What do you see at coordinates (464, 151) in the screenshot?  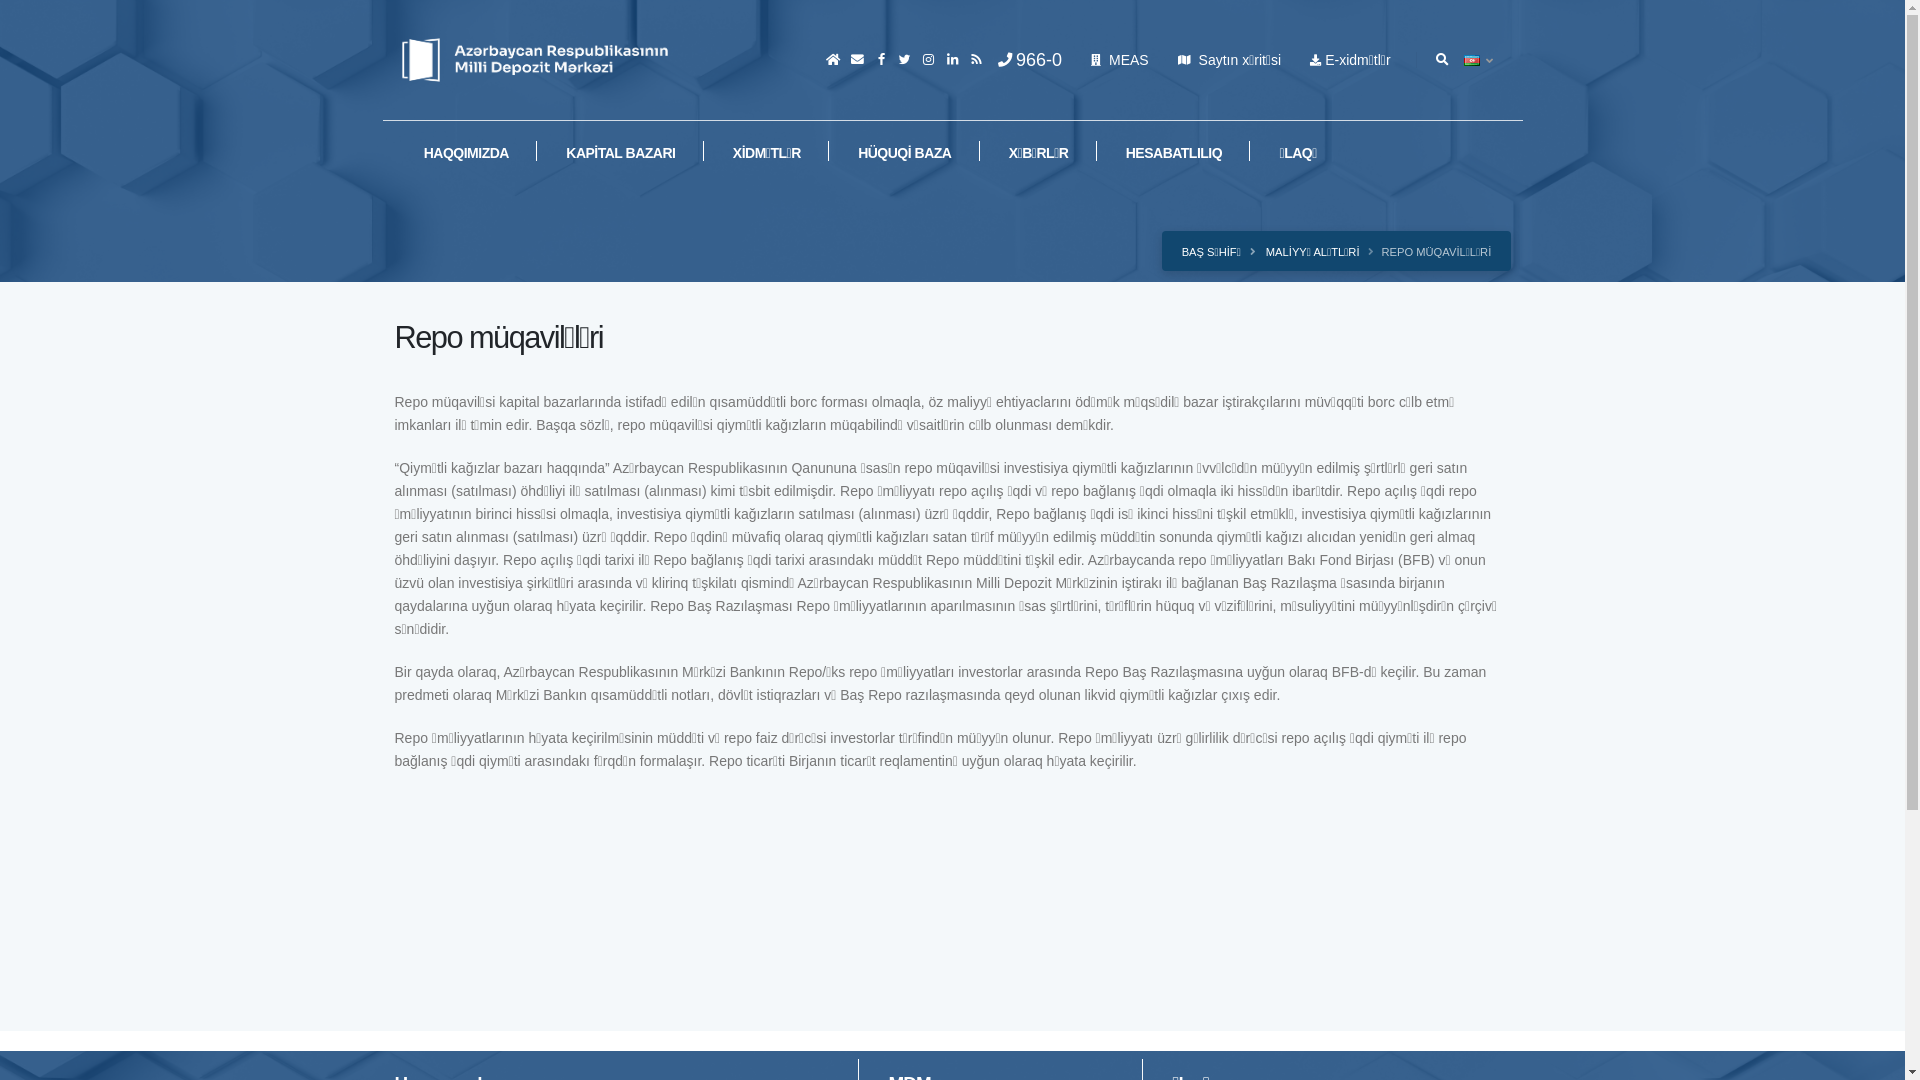 I see `'HAQQIMIZDA'` at bounding box center [464, 151].